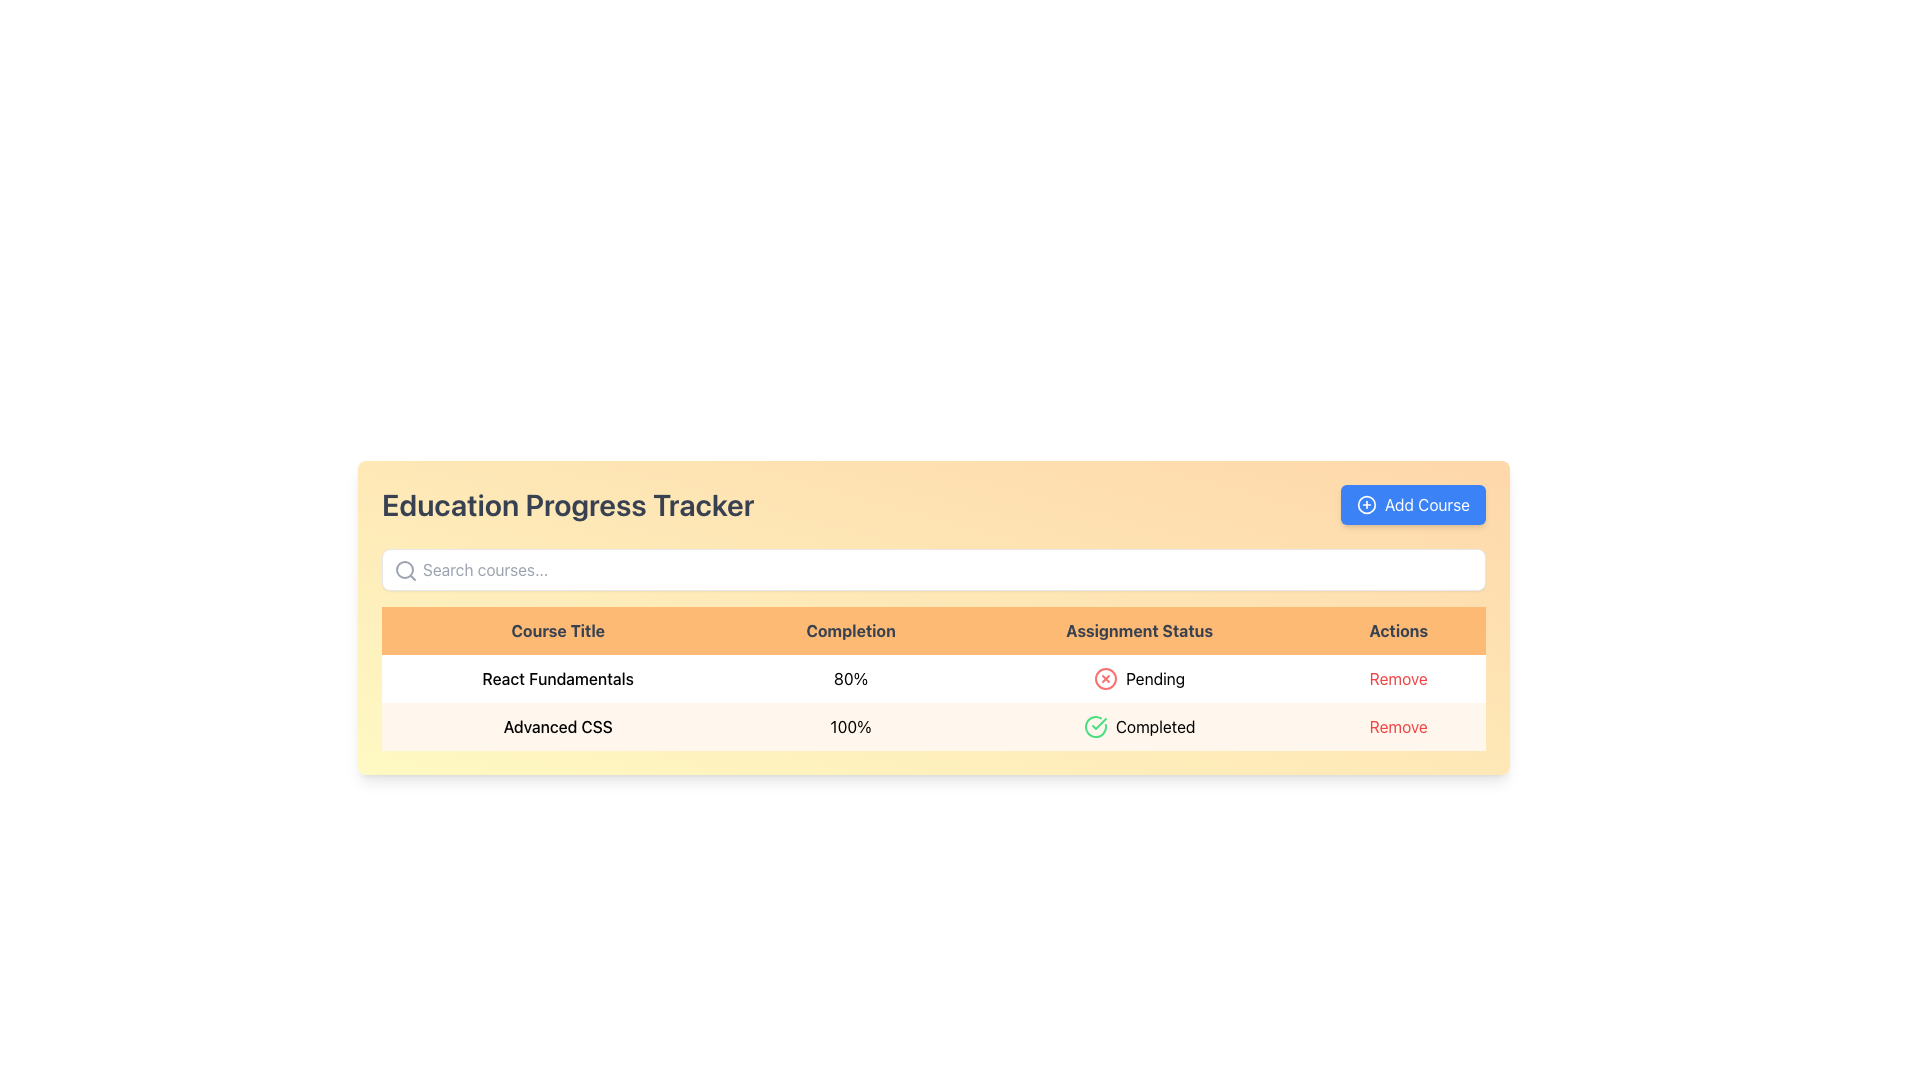 Image resolution: width=1920 pixels, height=1080 pixels. I want to click on the red circular icon with a central cross shape located in the 'Assignment Status' column of the 'React Fundamentals' row, so click(1105, 677).